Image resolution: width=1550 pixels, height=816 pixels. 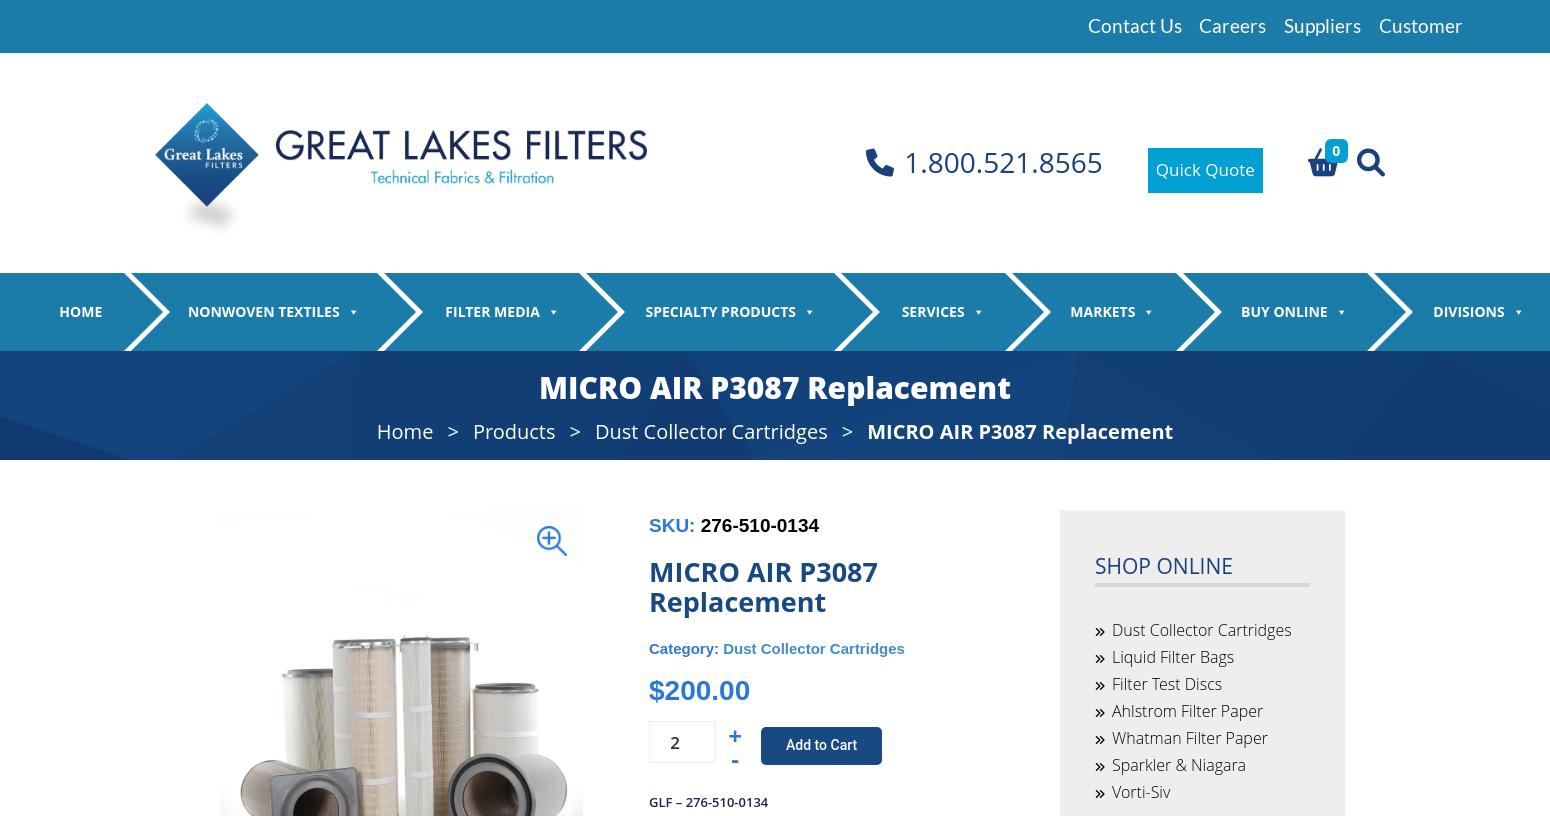 What do you see at coordinates (205, 411) in the screenshot?
I see `'Needlepunch Fabrics'` at bounding box center [205, 411].